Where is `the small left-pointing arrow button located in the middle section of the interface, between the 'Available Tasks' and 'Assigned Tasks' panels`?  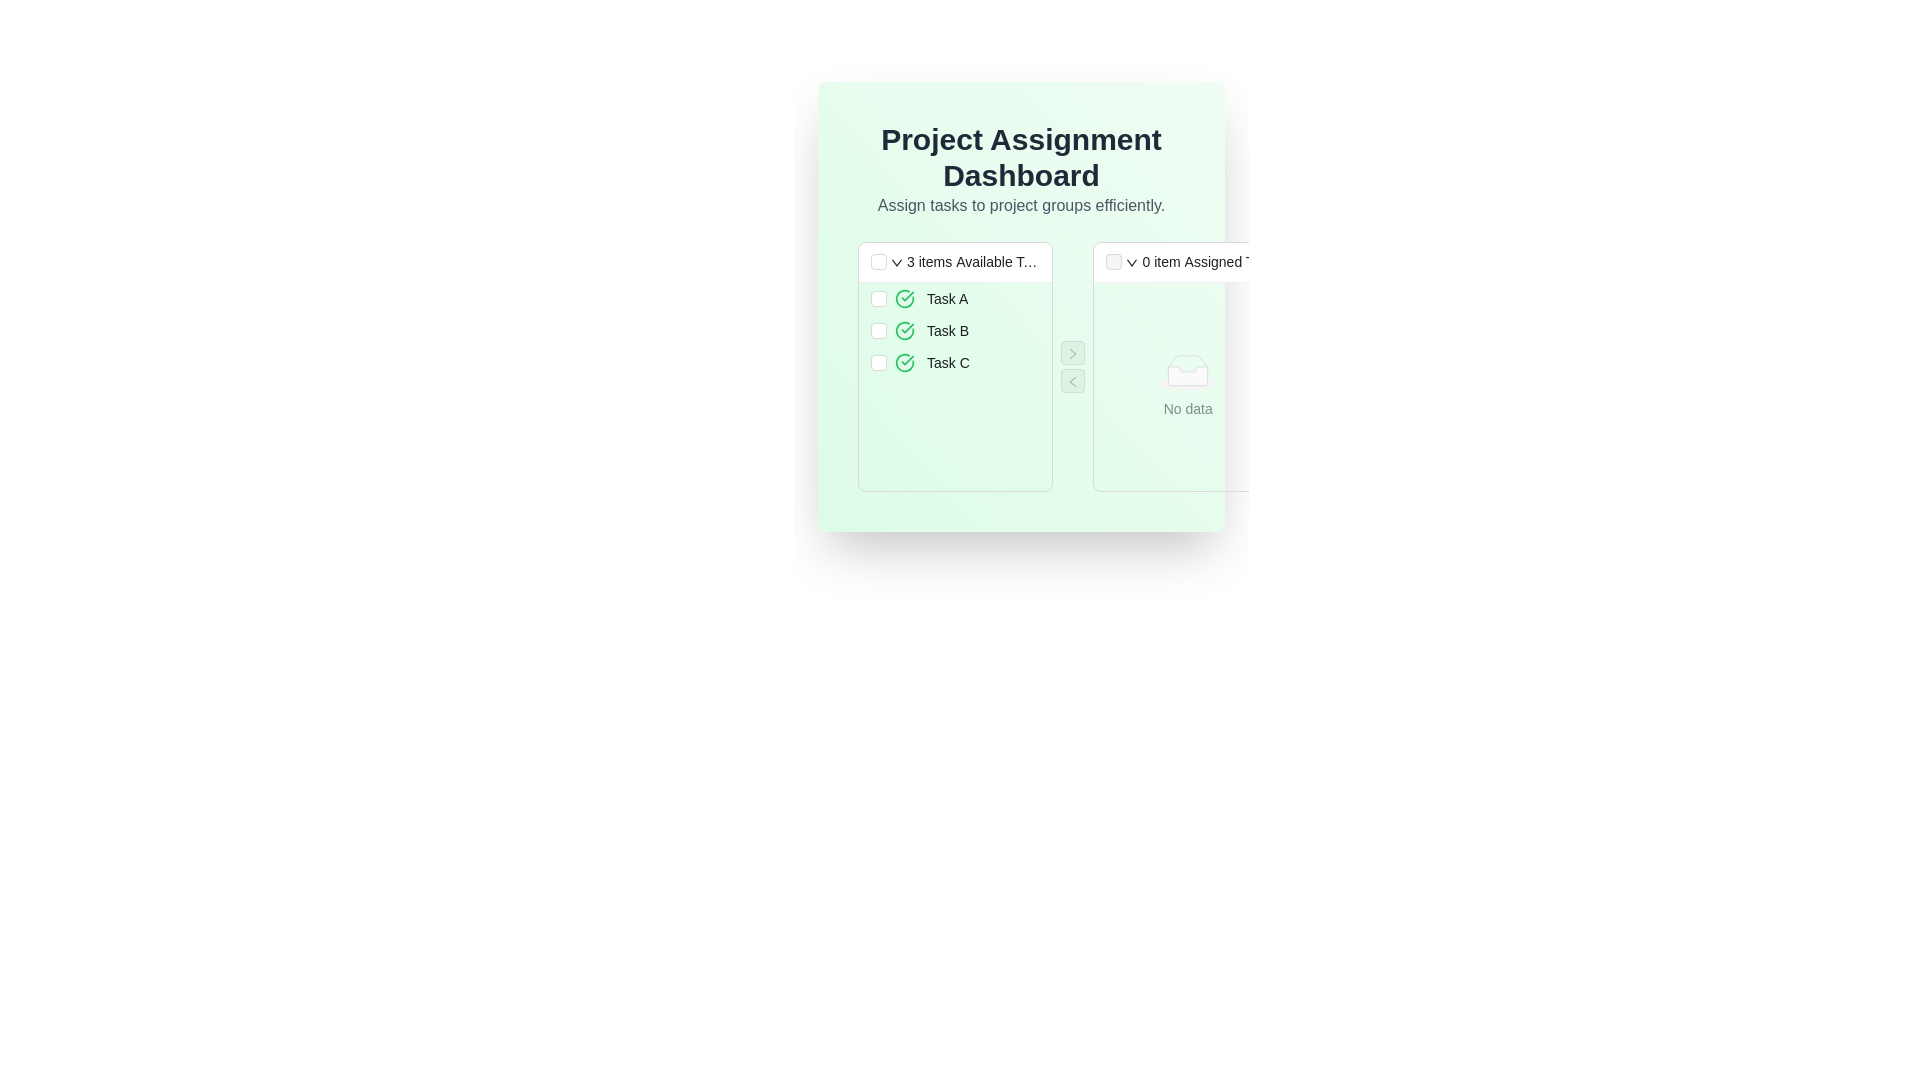
the small left-pointing arrow button located in the middle section of the interface, between the 'Available Tasks' and 'Assigned Tasks' panels is located at coordinates (1072, 381).